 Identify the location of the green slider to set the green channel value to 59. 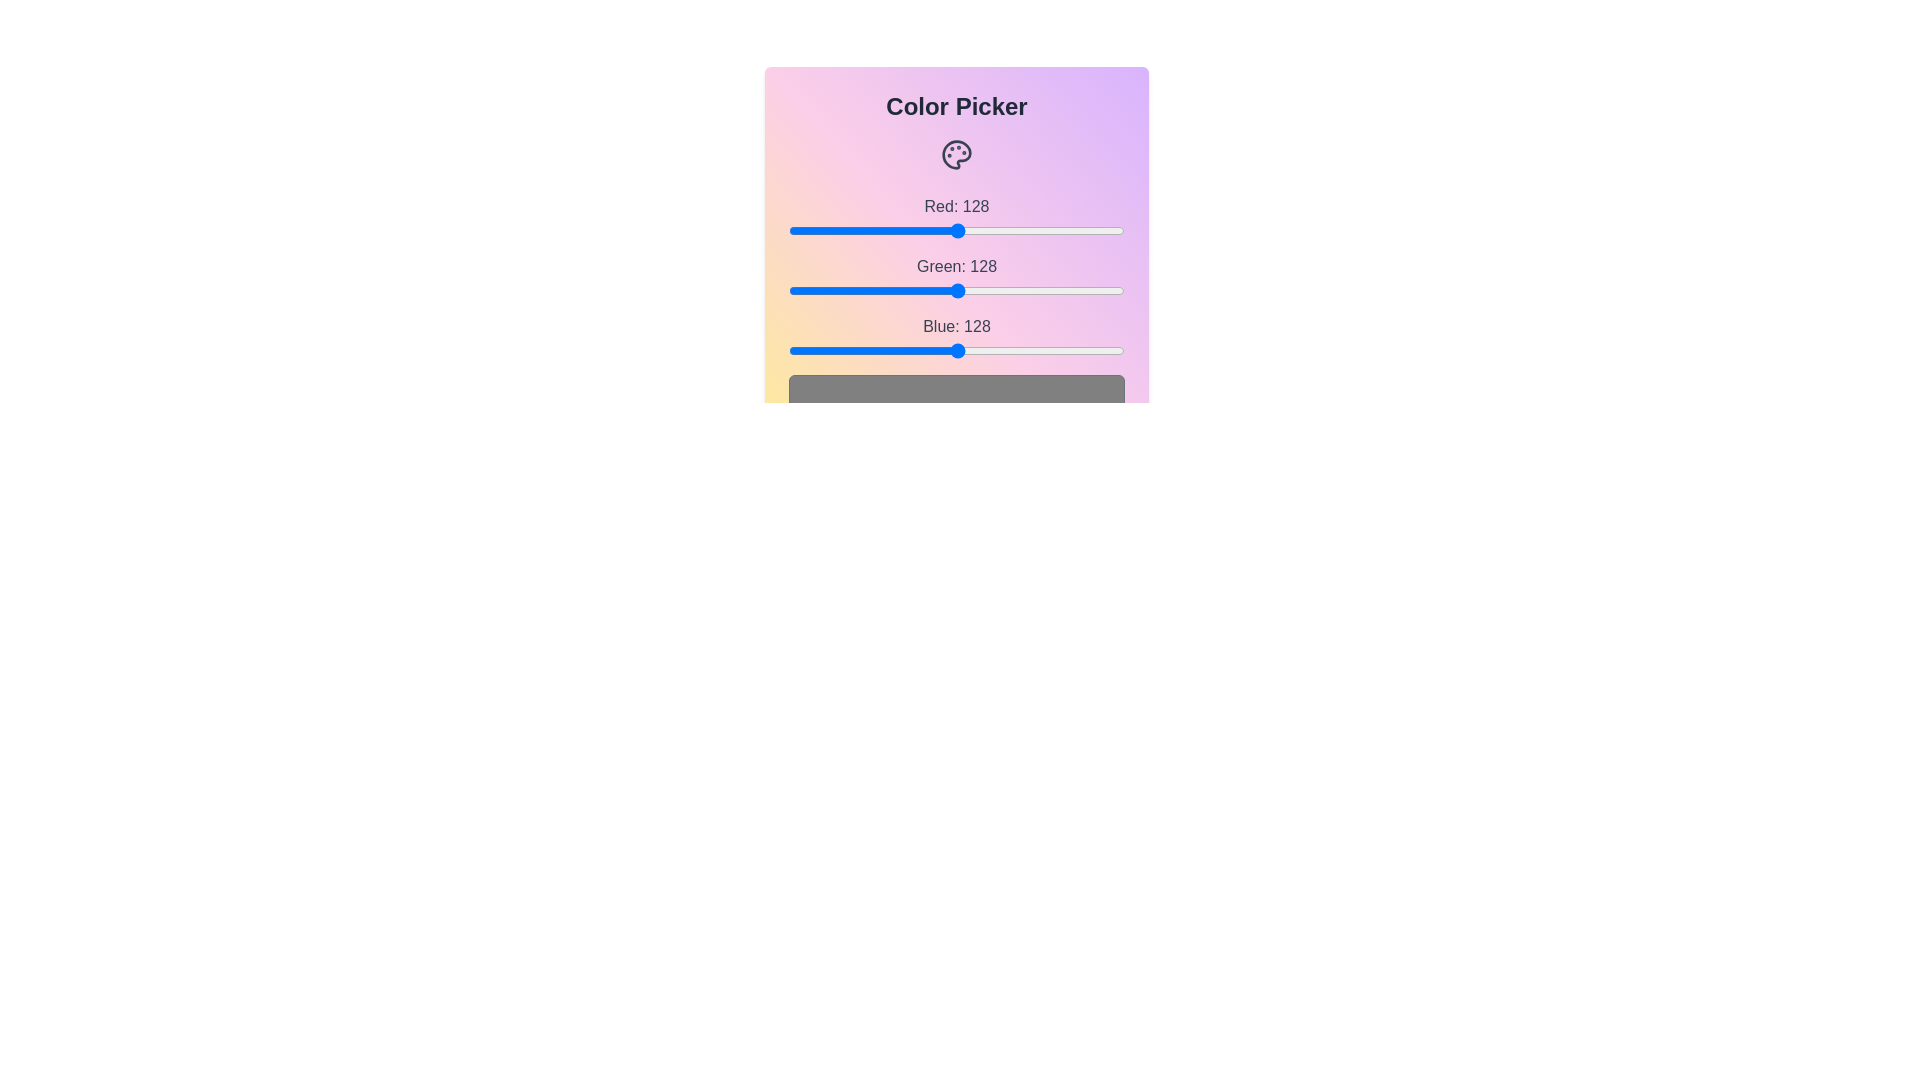
(866, 290).